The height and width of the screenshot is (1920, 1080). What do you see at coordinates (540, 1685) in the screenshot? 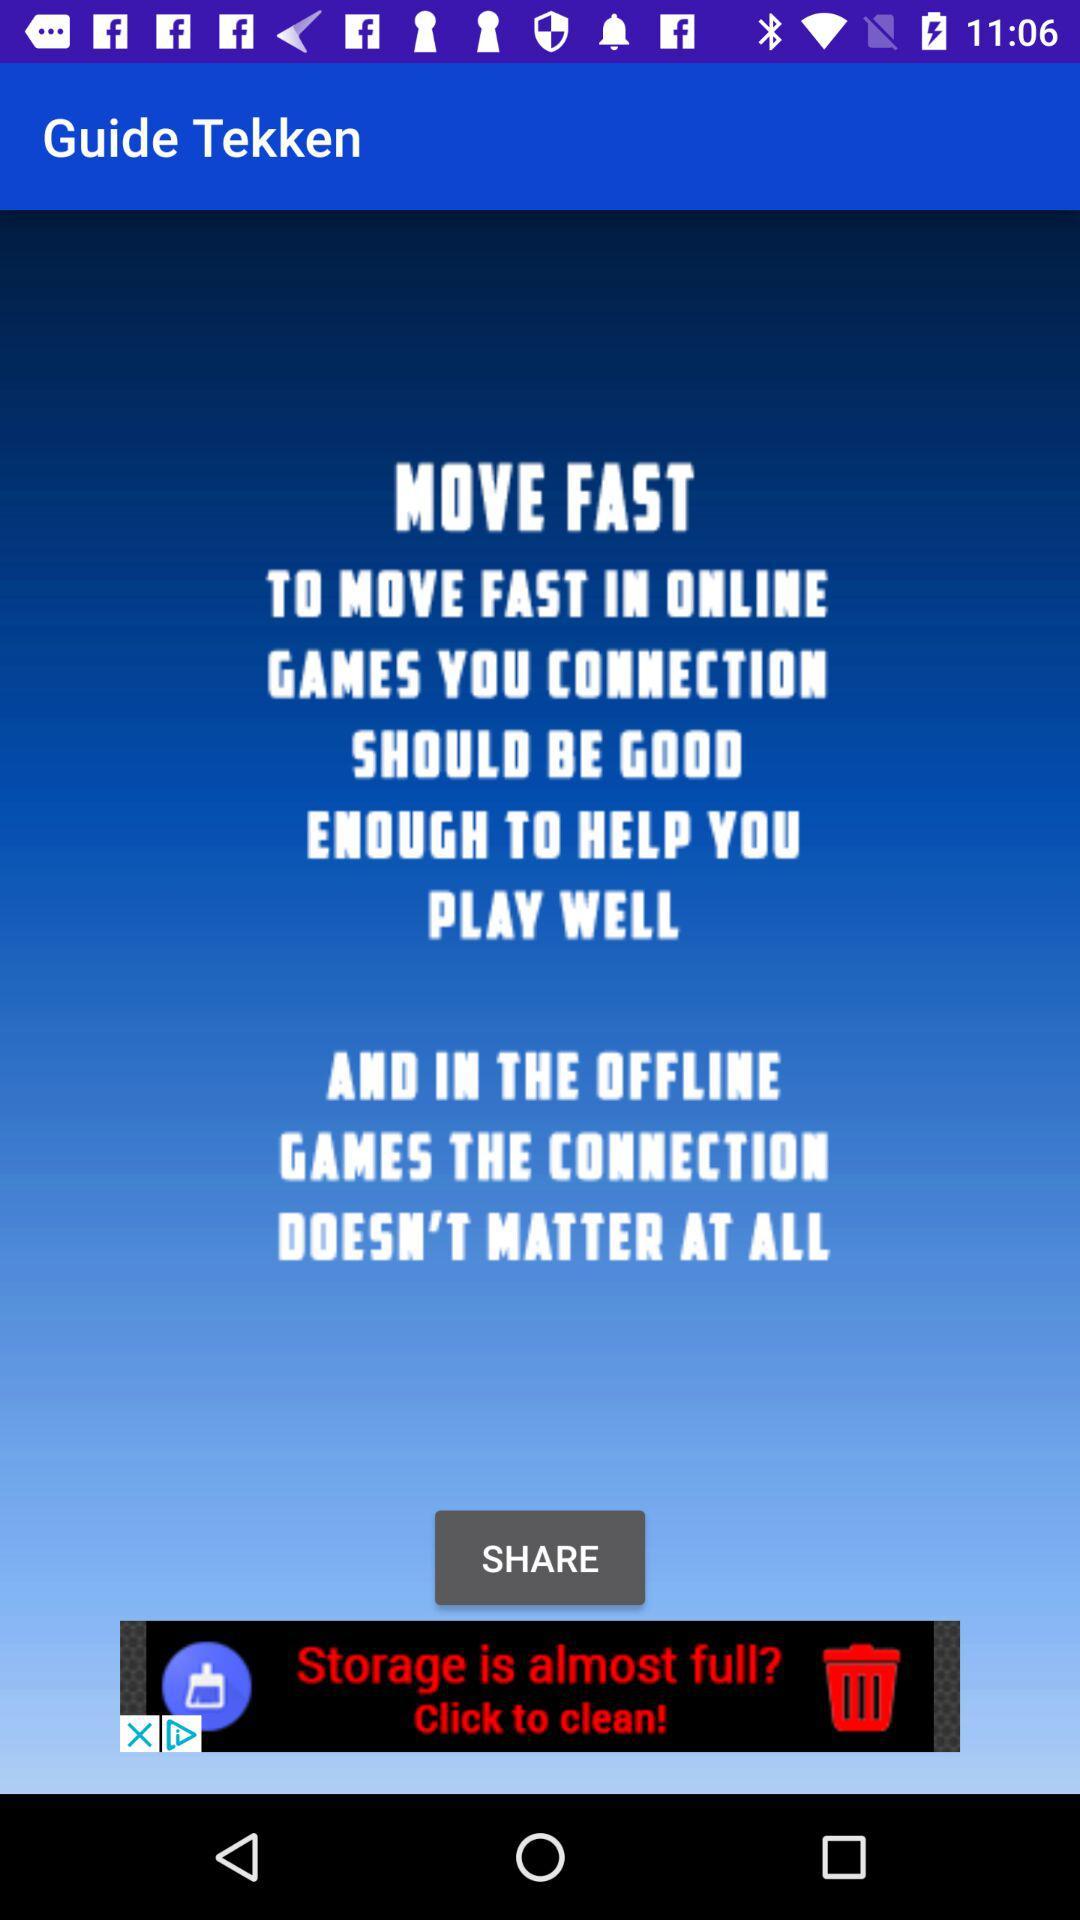
I see `banner` at bounding box center [540, 1685].